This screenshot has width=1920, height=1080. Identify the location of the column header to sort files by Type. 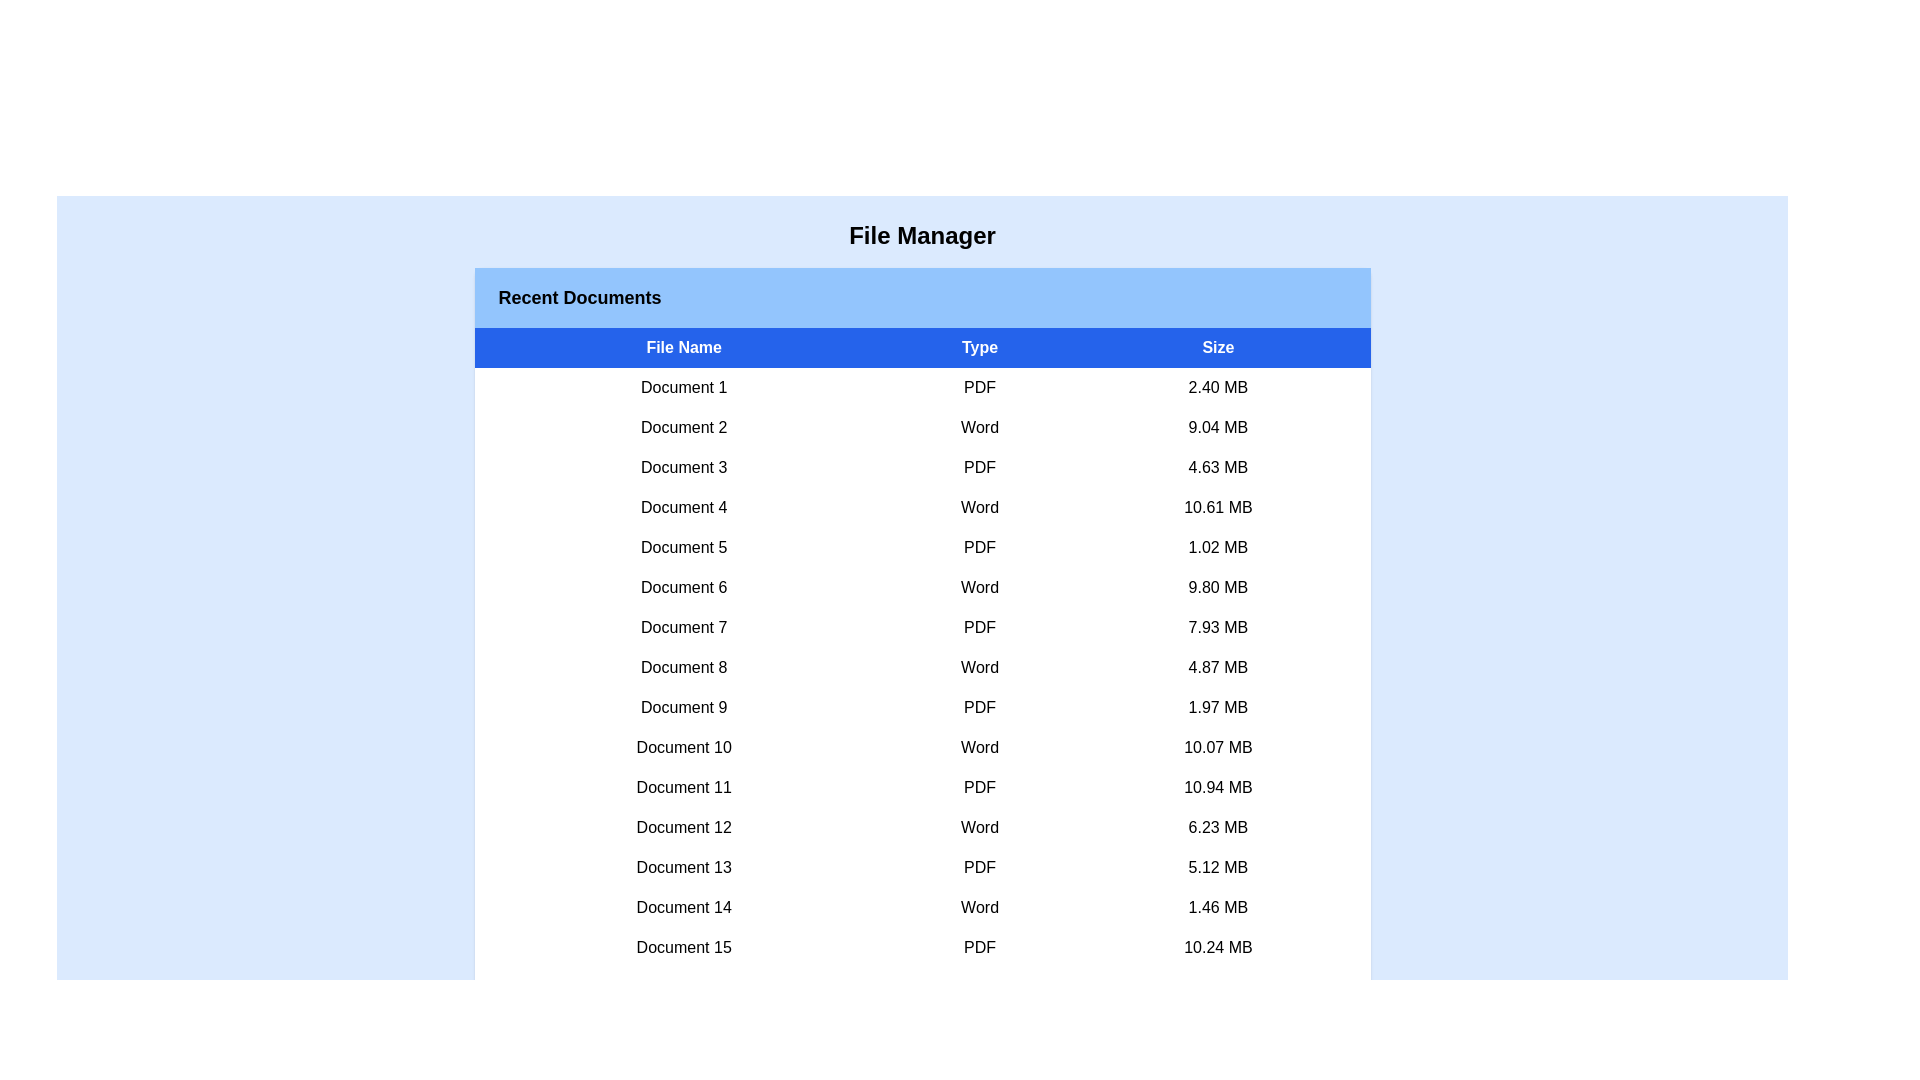
(980, 346).